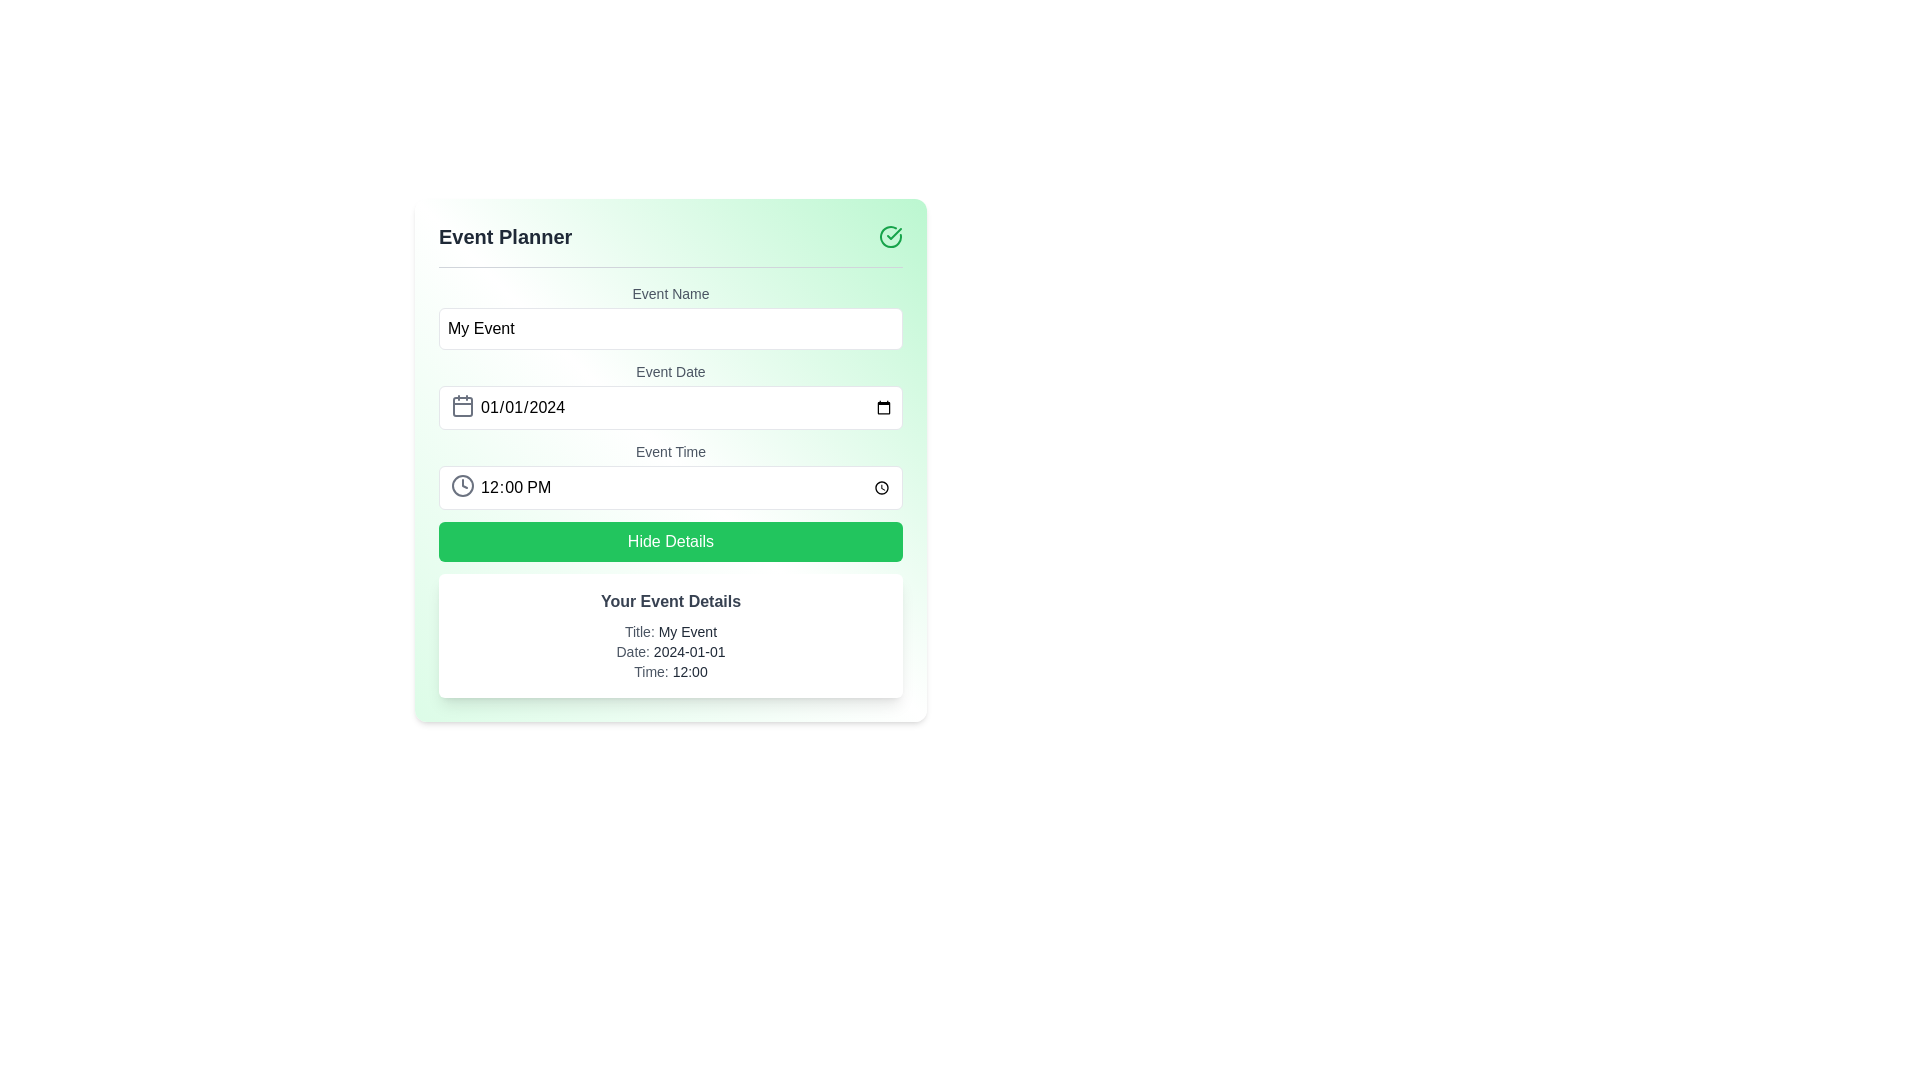 Image resolution: width=1920 pixels, height=1080 pixels. What do you see at coordinates (461, 405) in the screenshot?
I see `the calendar icon which is visually used to denote the date selection field adjacent to the 'Event Date' input field` at bounding box center [461, 405].